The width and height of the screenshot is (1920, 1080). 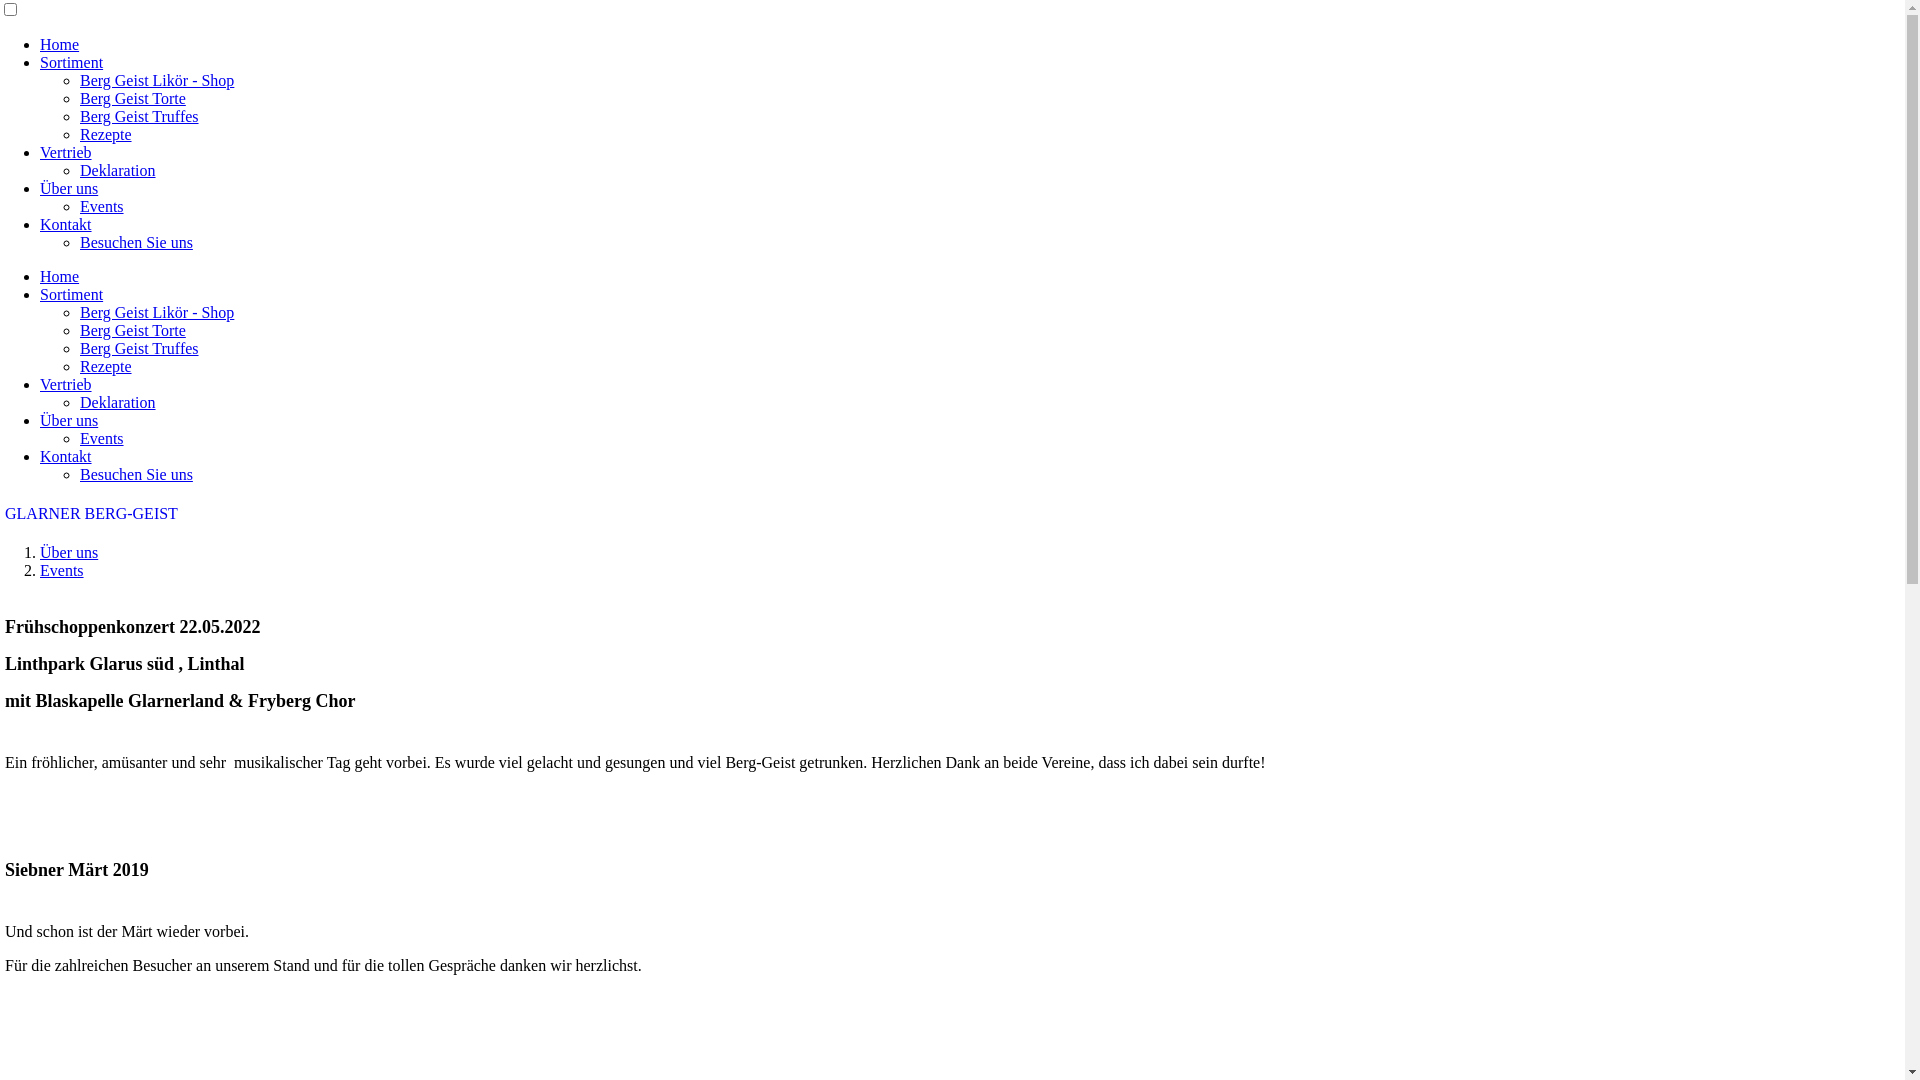 What do you see at coordinates (80, 437) in the screenshot?
I see `'Events'` at bounding box center [80, 437].